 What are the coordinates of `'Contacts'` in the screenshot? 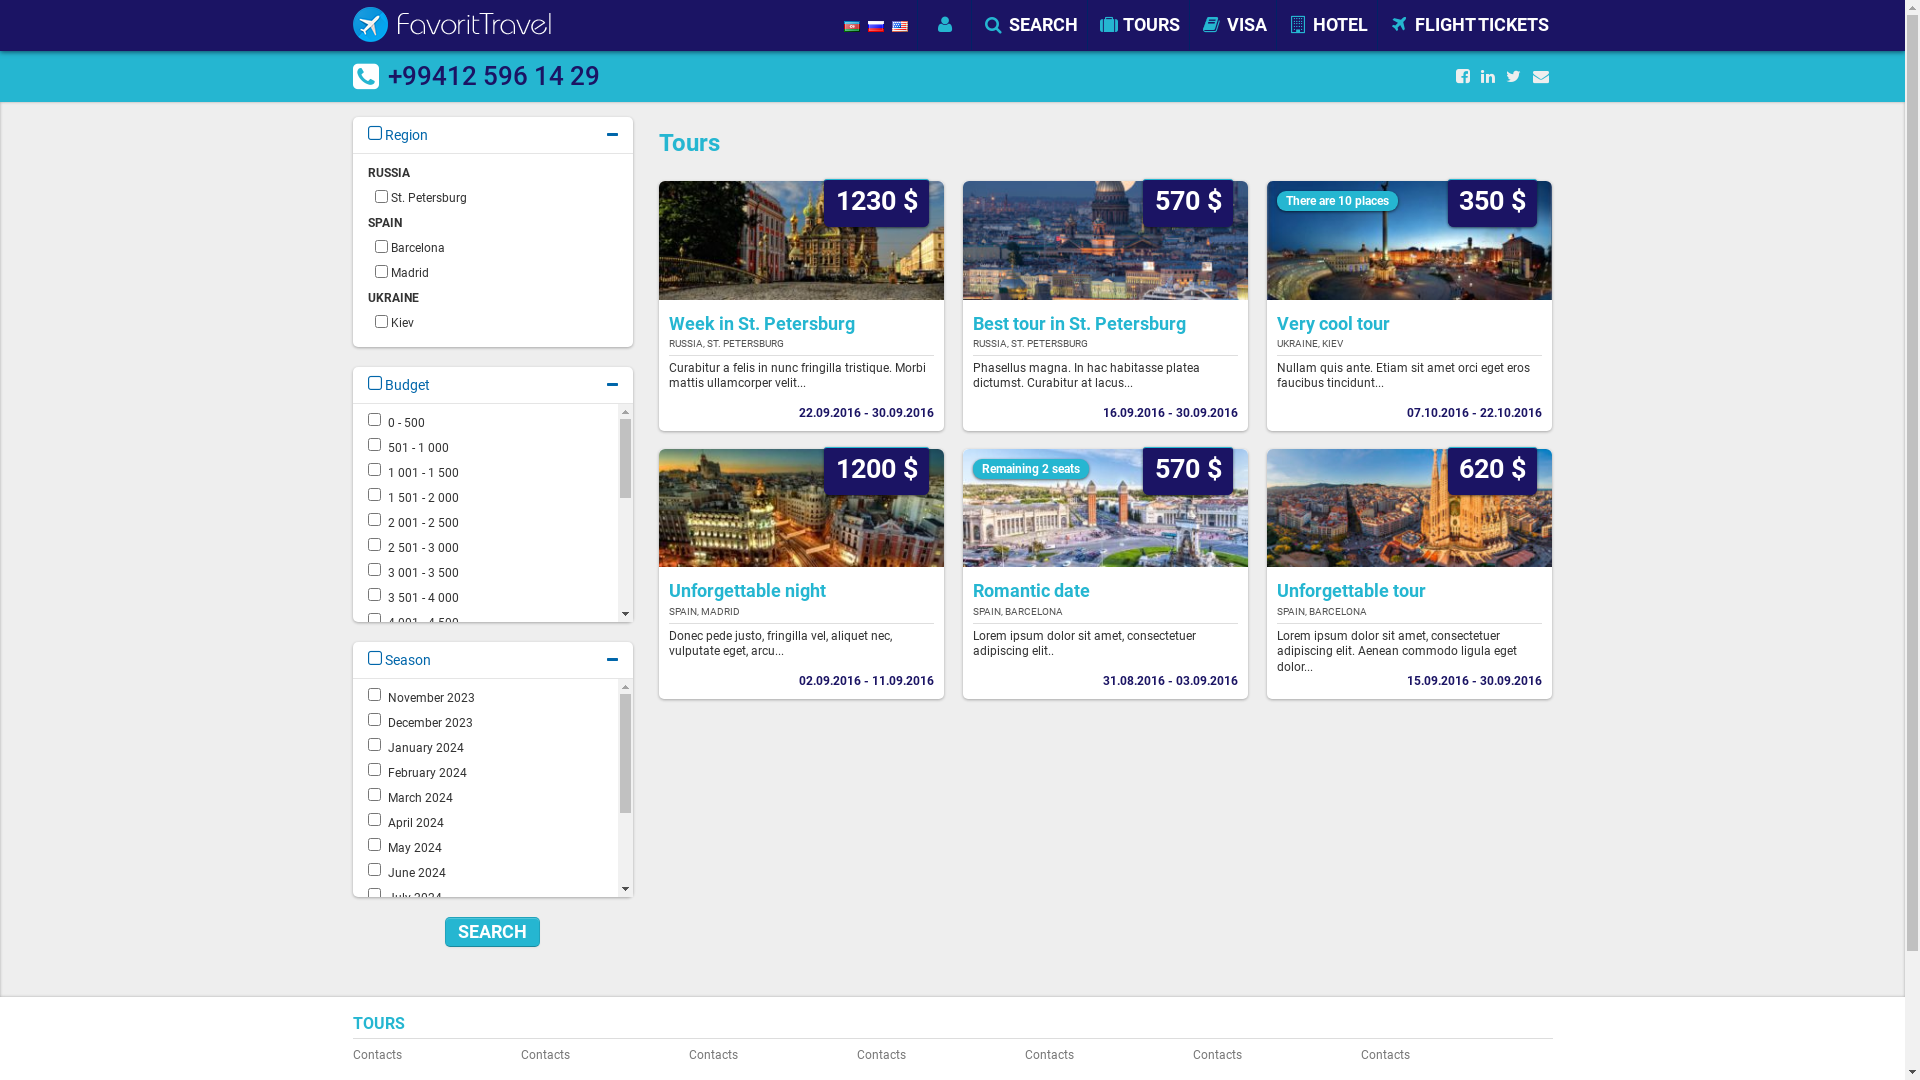 It's located at (429, 1054).